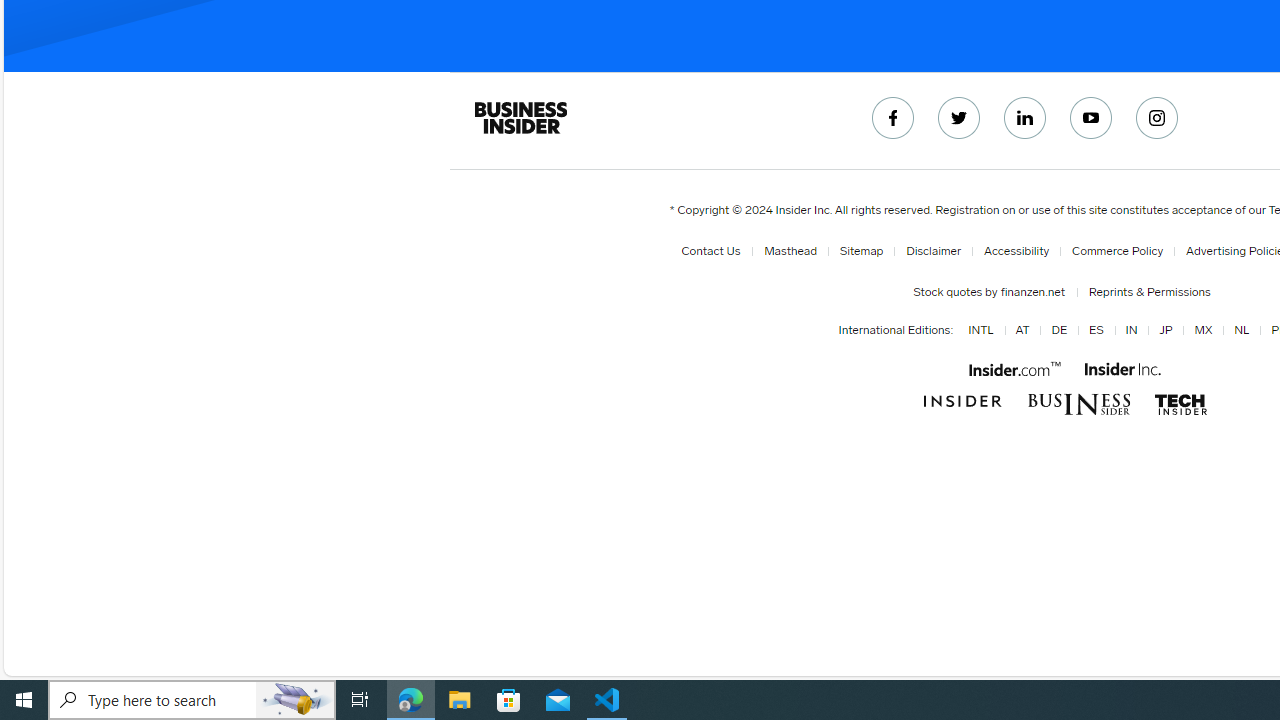  Describe the element at coordinates (786, 250) in the screenshot. I see `'Masthead'` at that location.